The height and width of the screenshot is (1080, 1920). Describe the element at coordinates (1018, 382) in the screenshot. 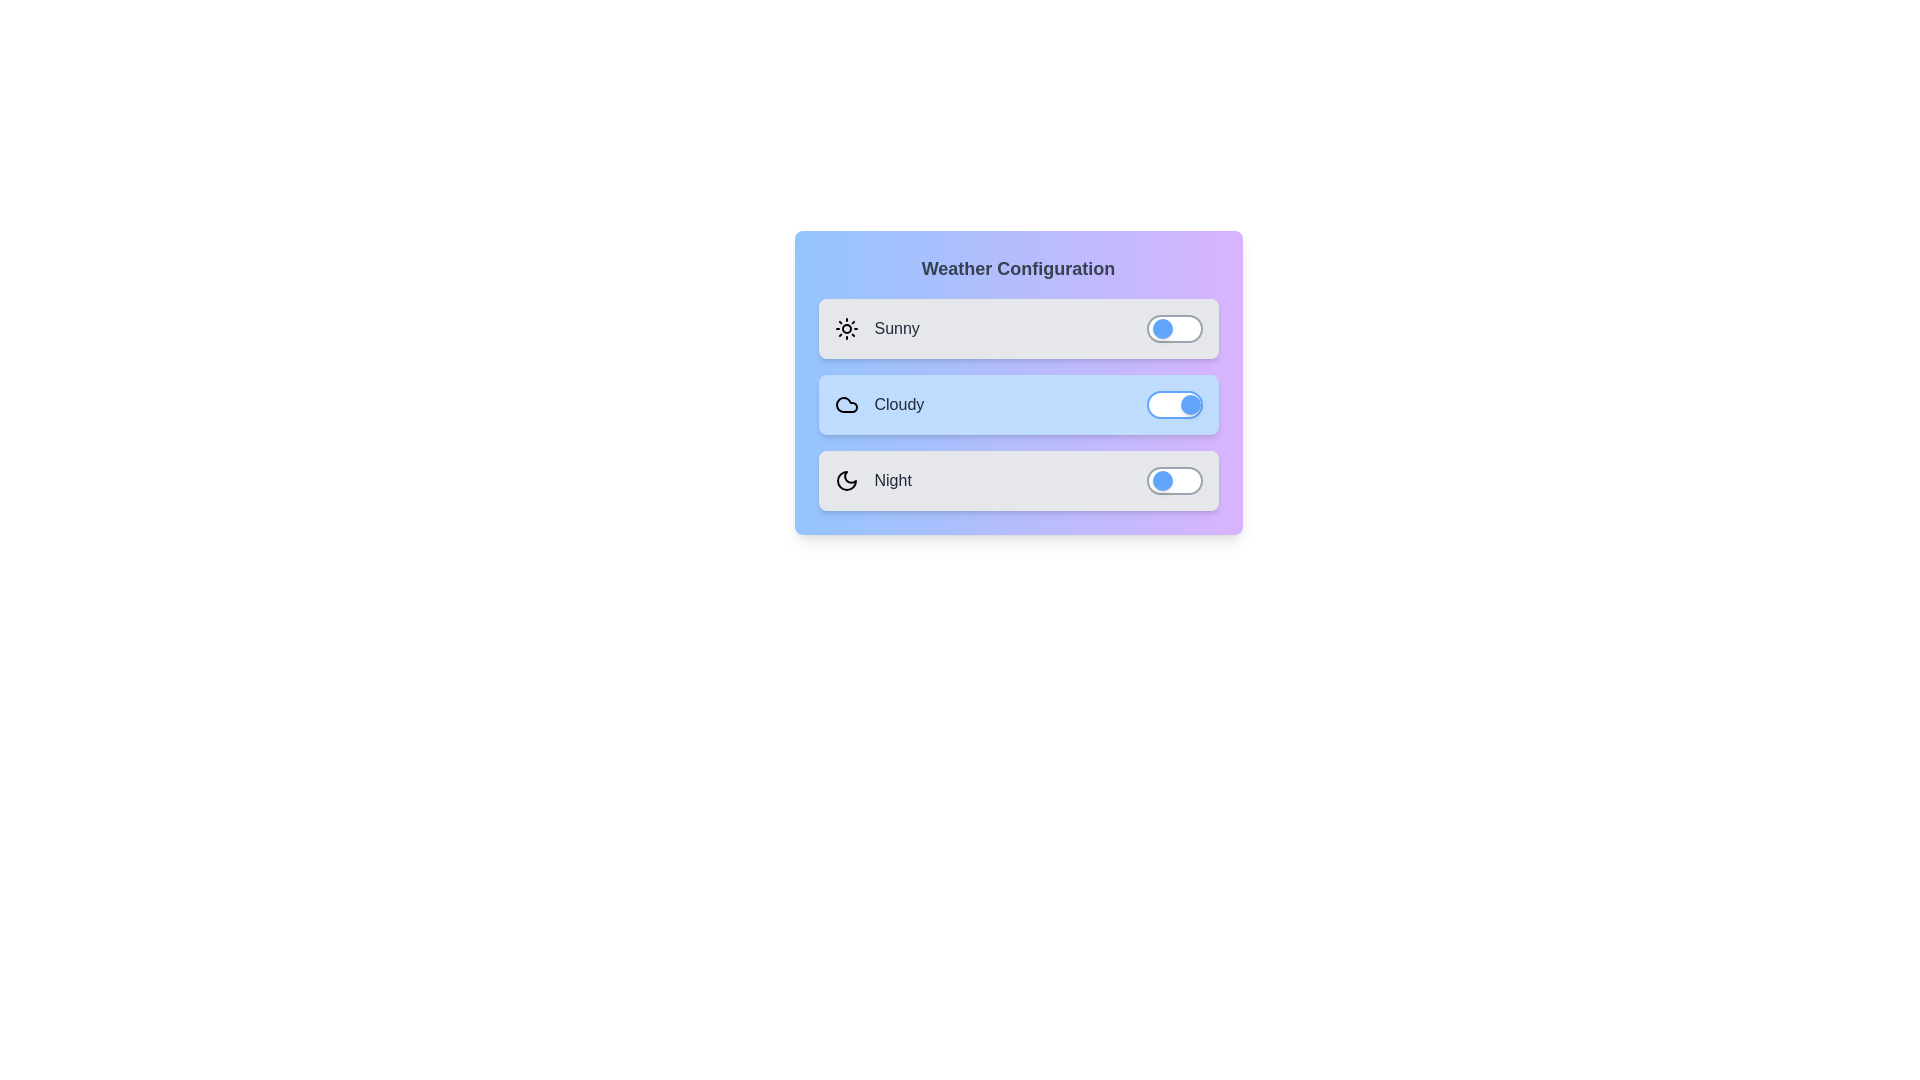

I see `the color gradient background of the WeatherControlPanel` at that location.